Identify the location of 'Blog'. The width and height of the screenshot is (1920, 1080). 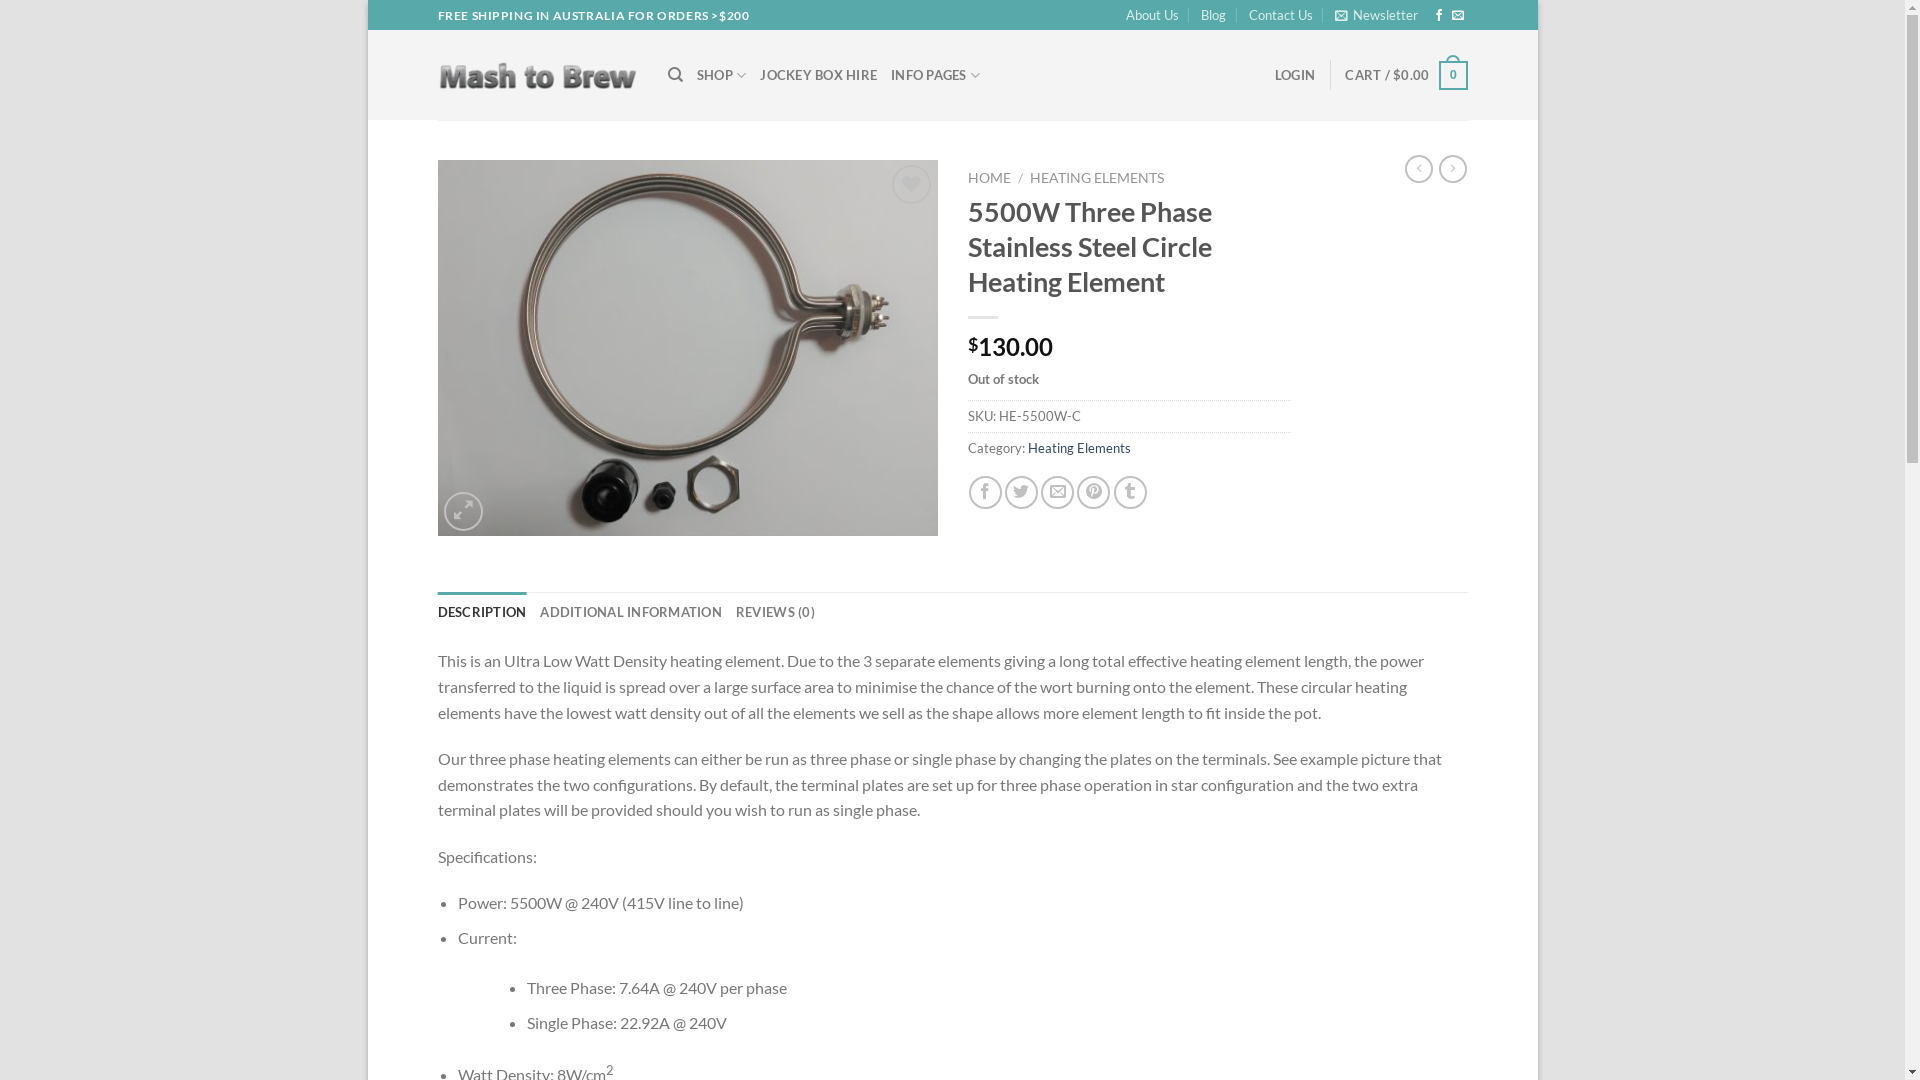
(1200, 15).